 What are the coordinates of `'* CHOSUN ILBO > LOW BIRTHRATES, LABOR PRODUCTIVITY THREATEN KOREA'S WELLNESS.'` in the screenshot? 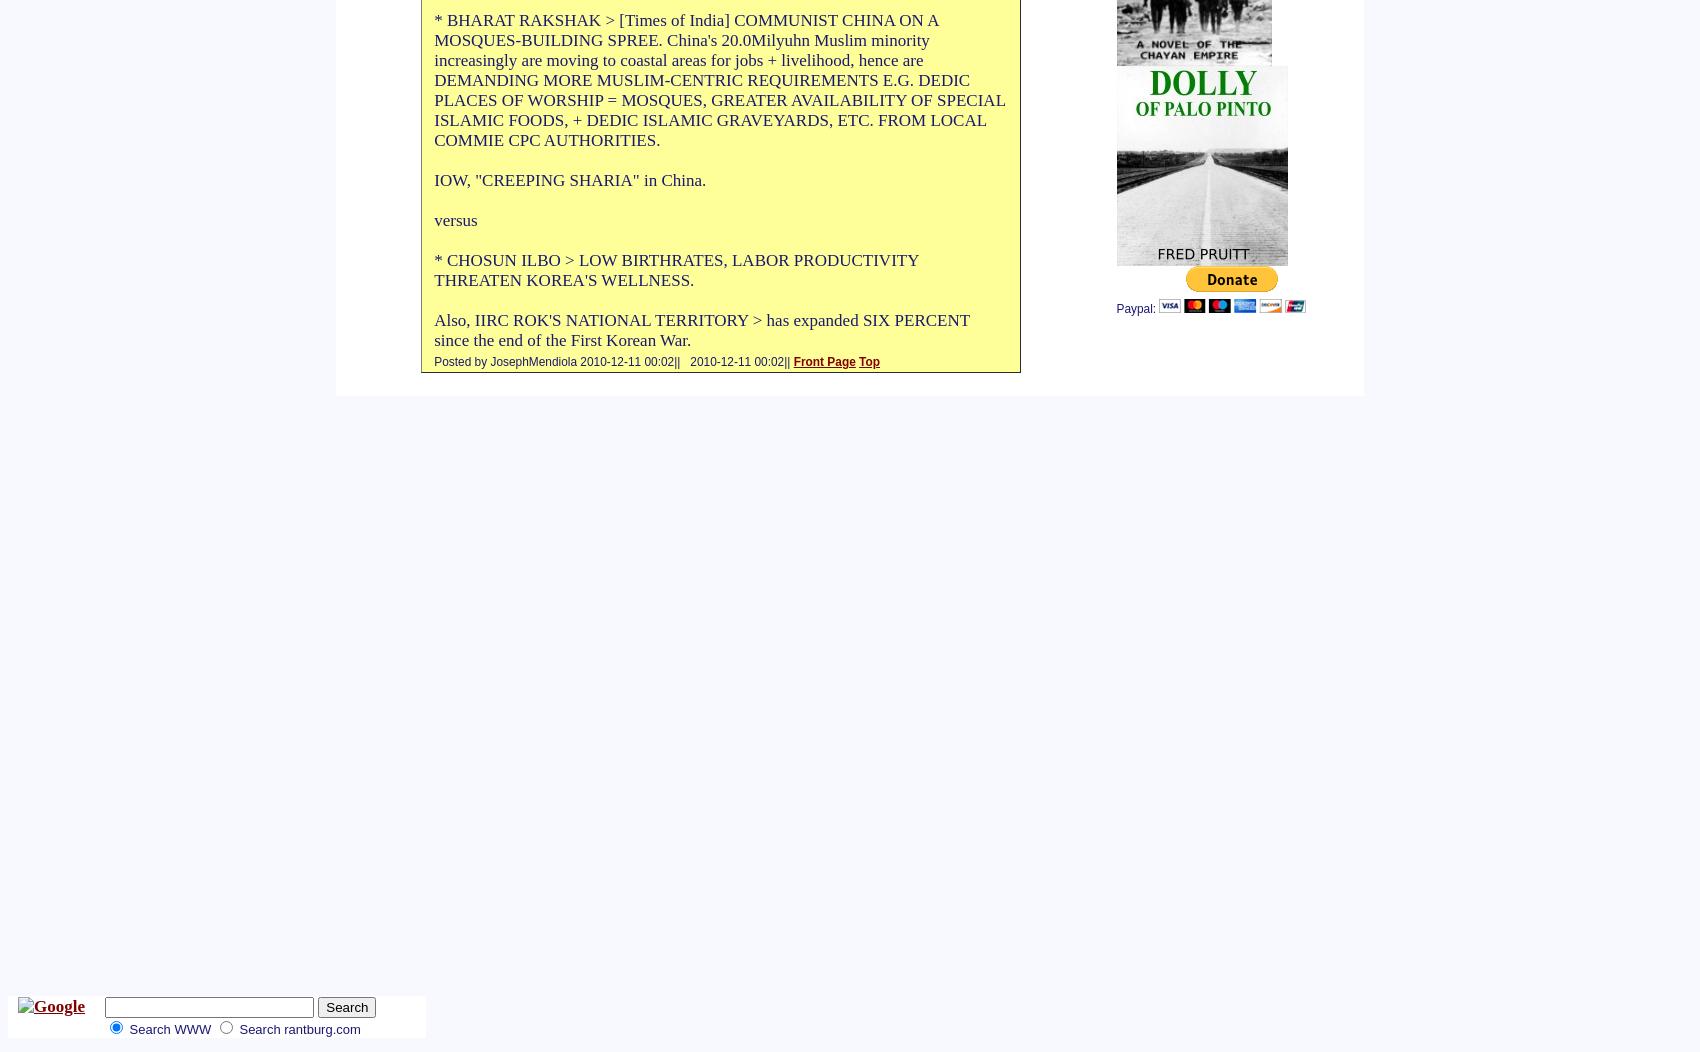 It's located at (434, 270).